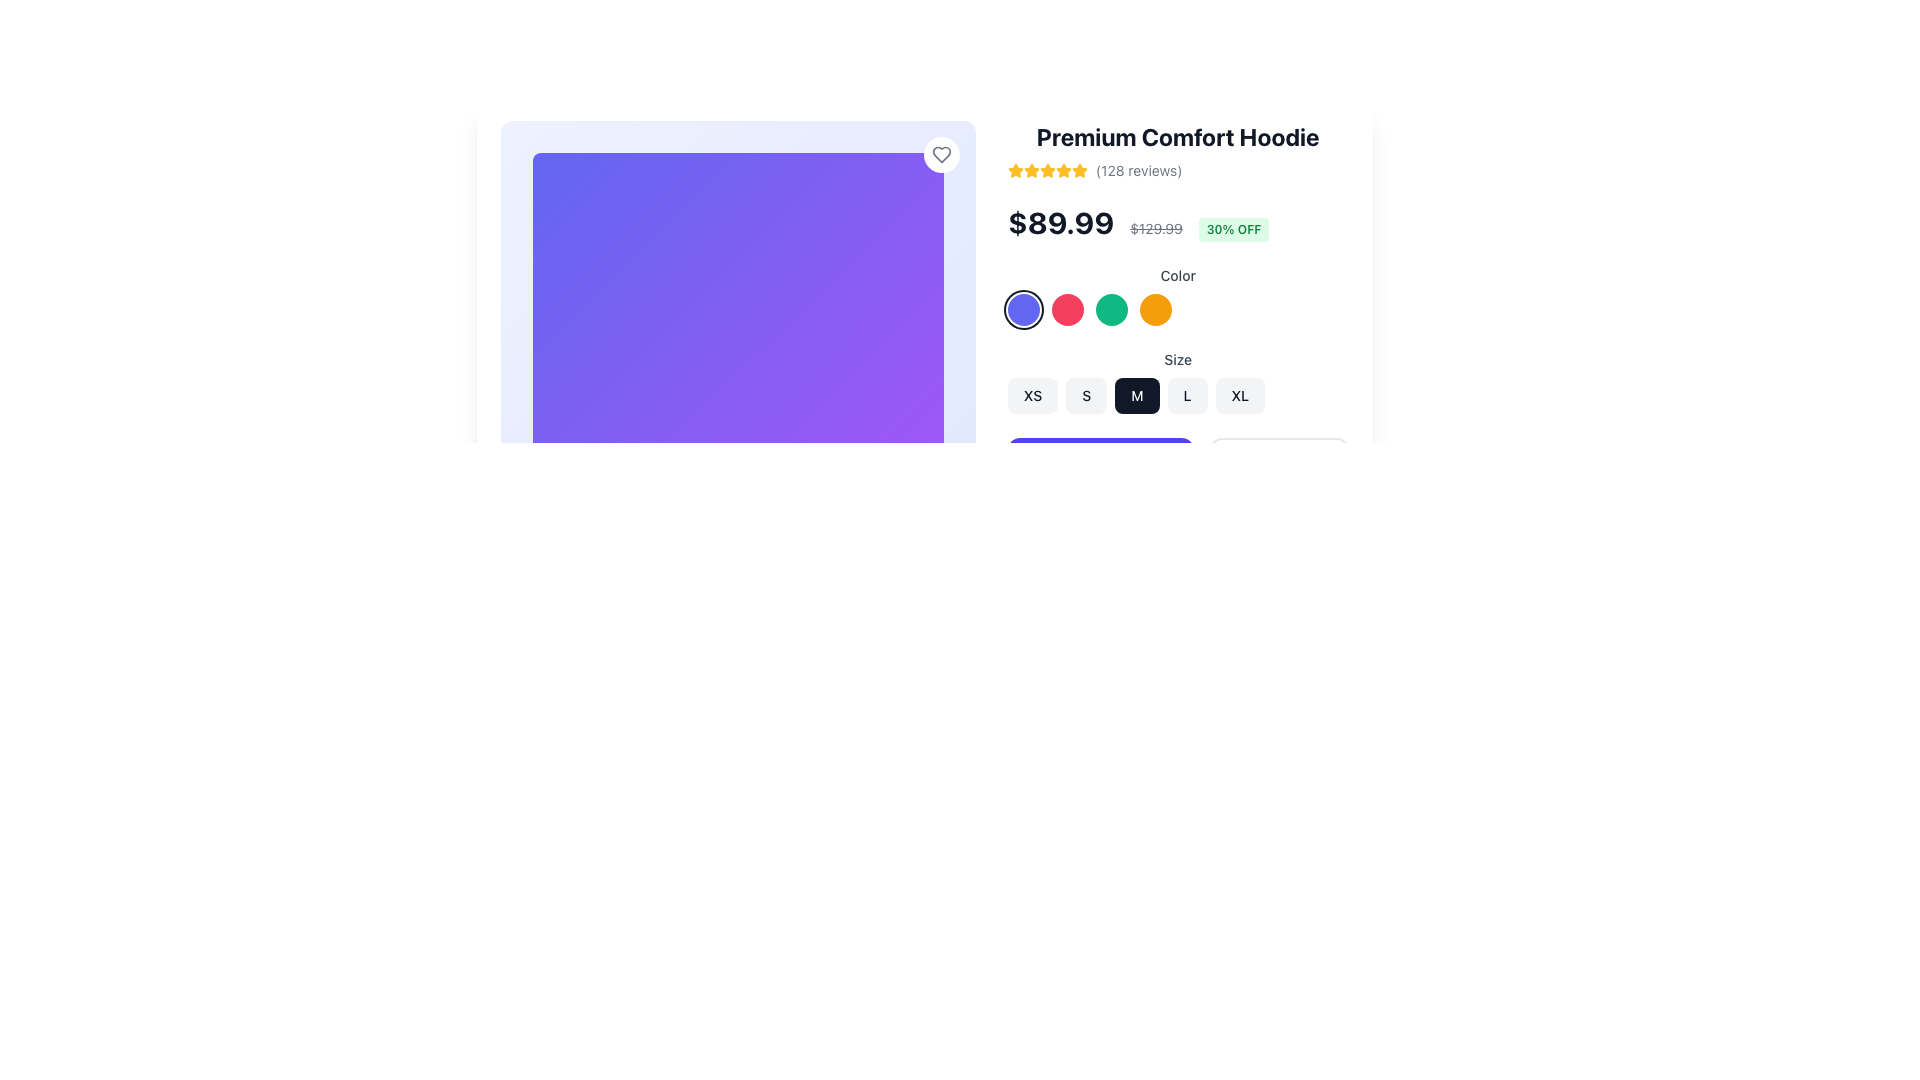 The image size is (1920, 1080). Describe the element at coordinates (1033, 396) in the screenshot. I see `the 'XS' size selection button to observe styling changes` at that location.